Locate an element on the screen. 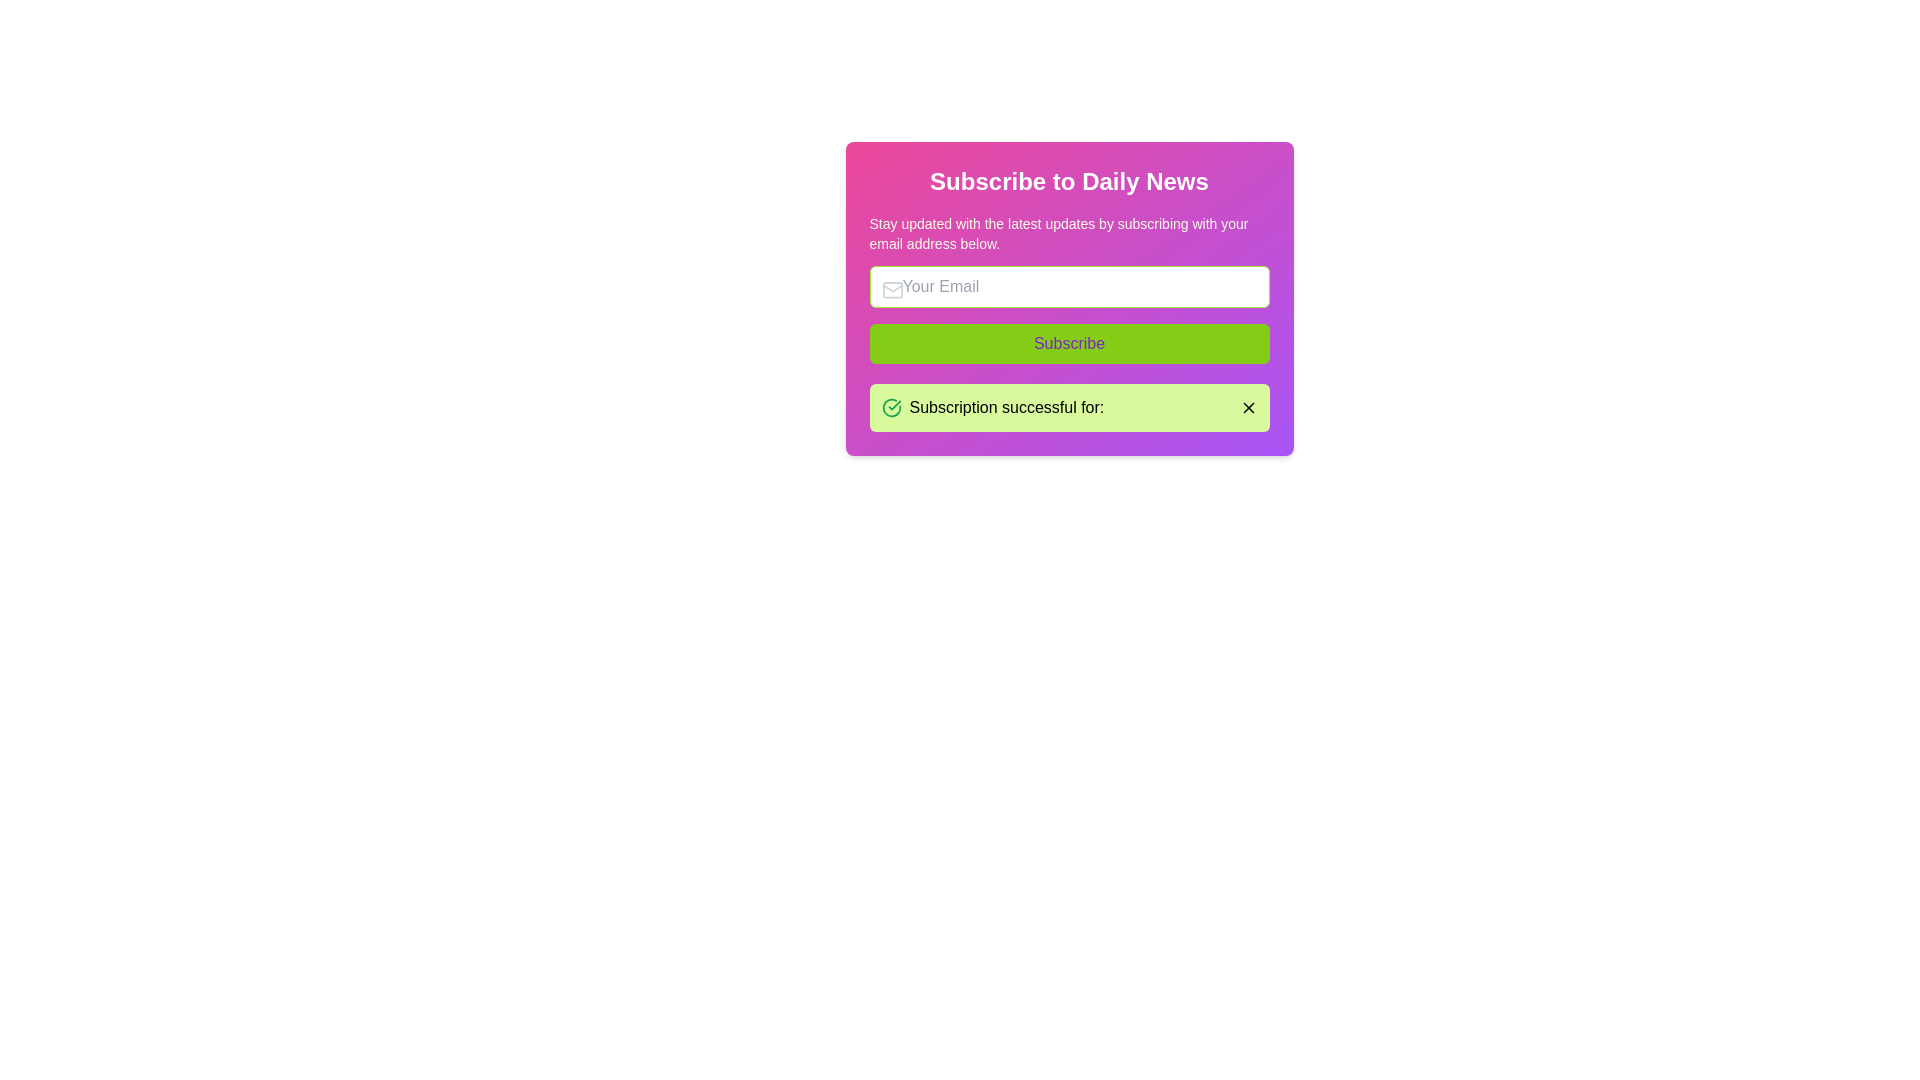 The image size is (1920, 1080). the decorative rectangle within the email icon, which features rounded corners and is centrally aligned in the subscription field is located at coordinates (891, 290).